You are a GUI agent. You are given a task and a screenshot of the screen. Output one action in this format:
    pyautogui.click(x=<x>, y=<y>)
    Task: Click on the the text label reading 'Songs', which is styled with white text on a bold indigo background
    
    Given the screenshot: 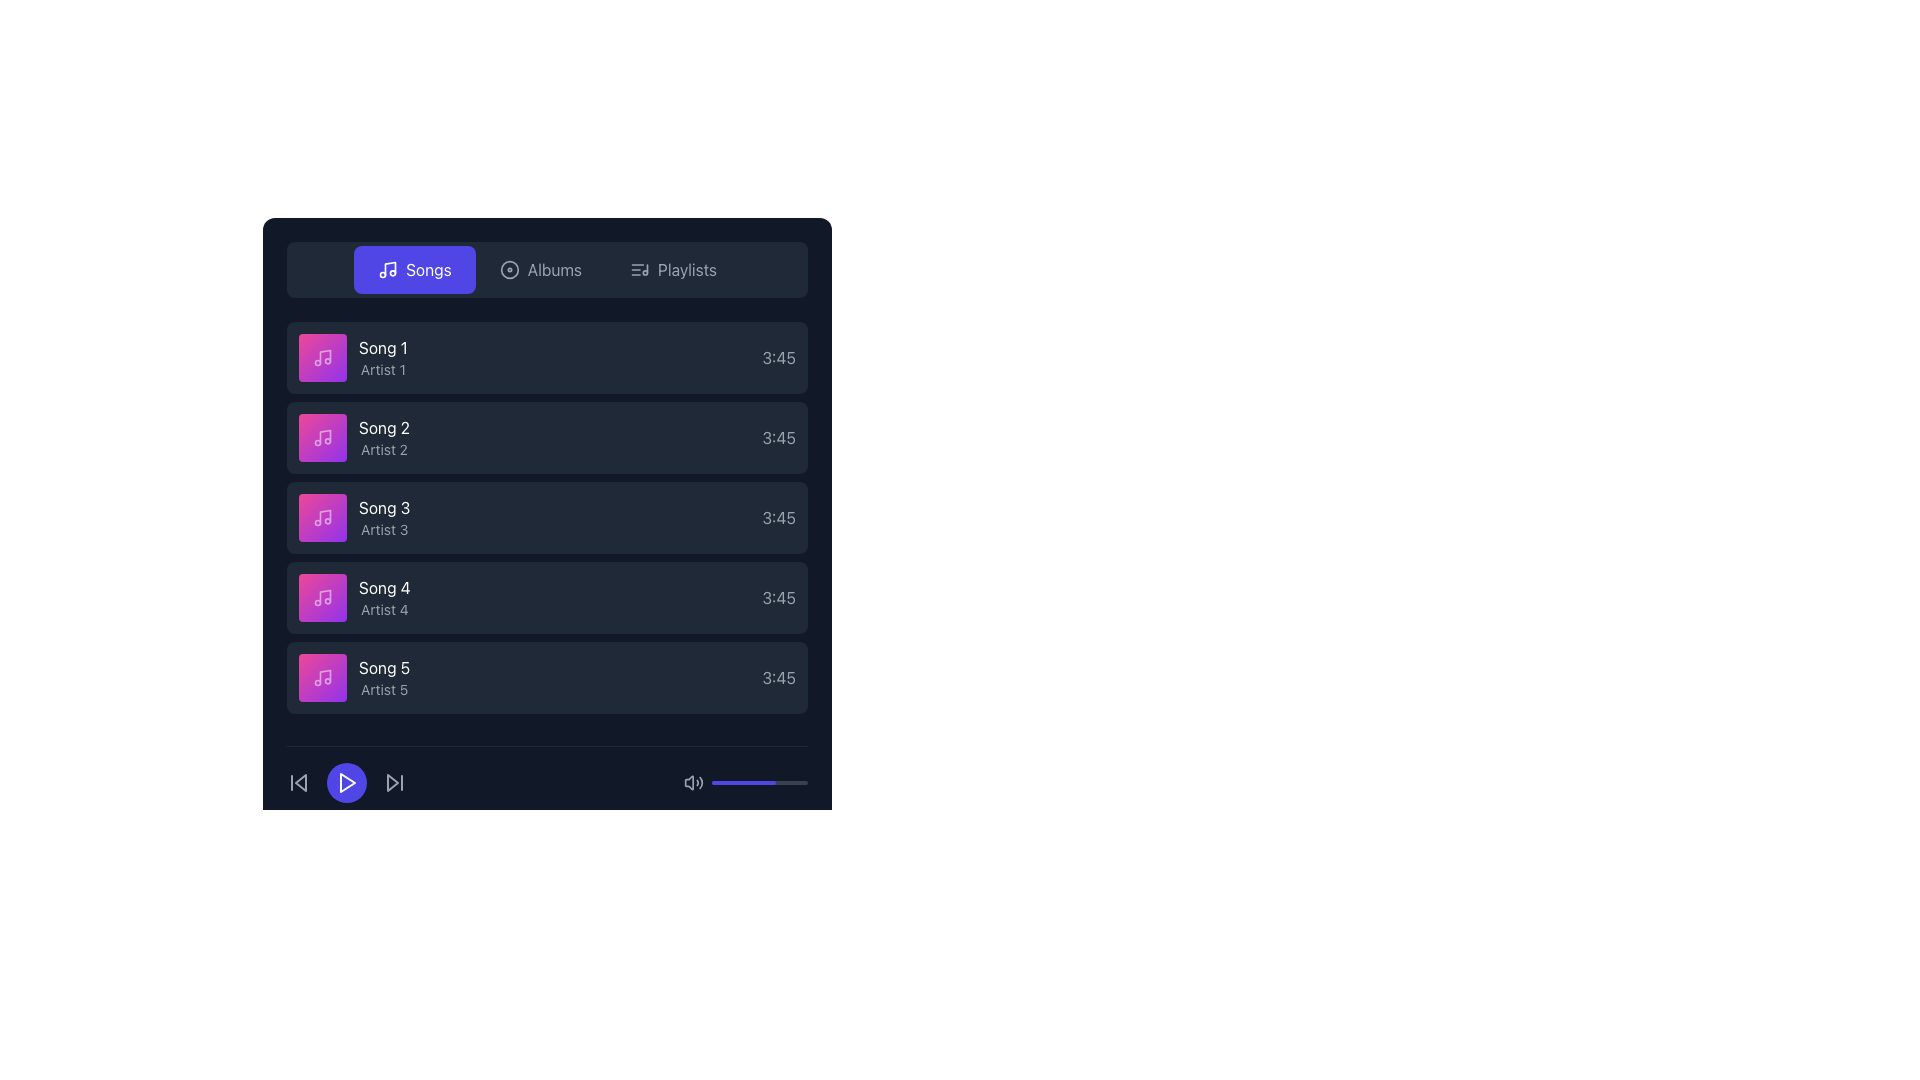 What is the action you would take?
    pyautogui.click(x=427, y=270)
    